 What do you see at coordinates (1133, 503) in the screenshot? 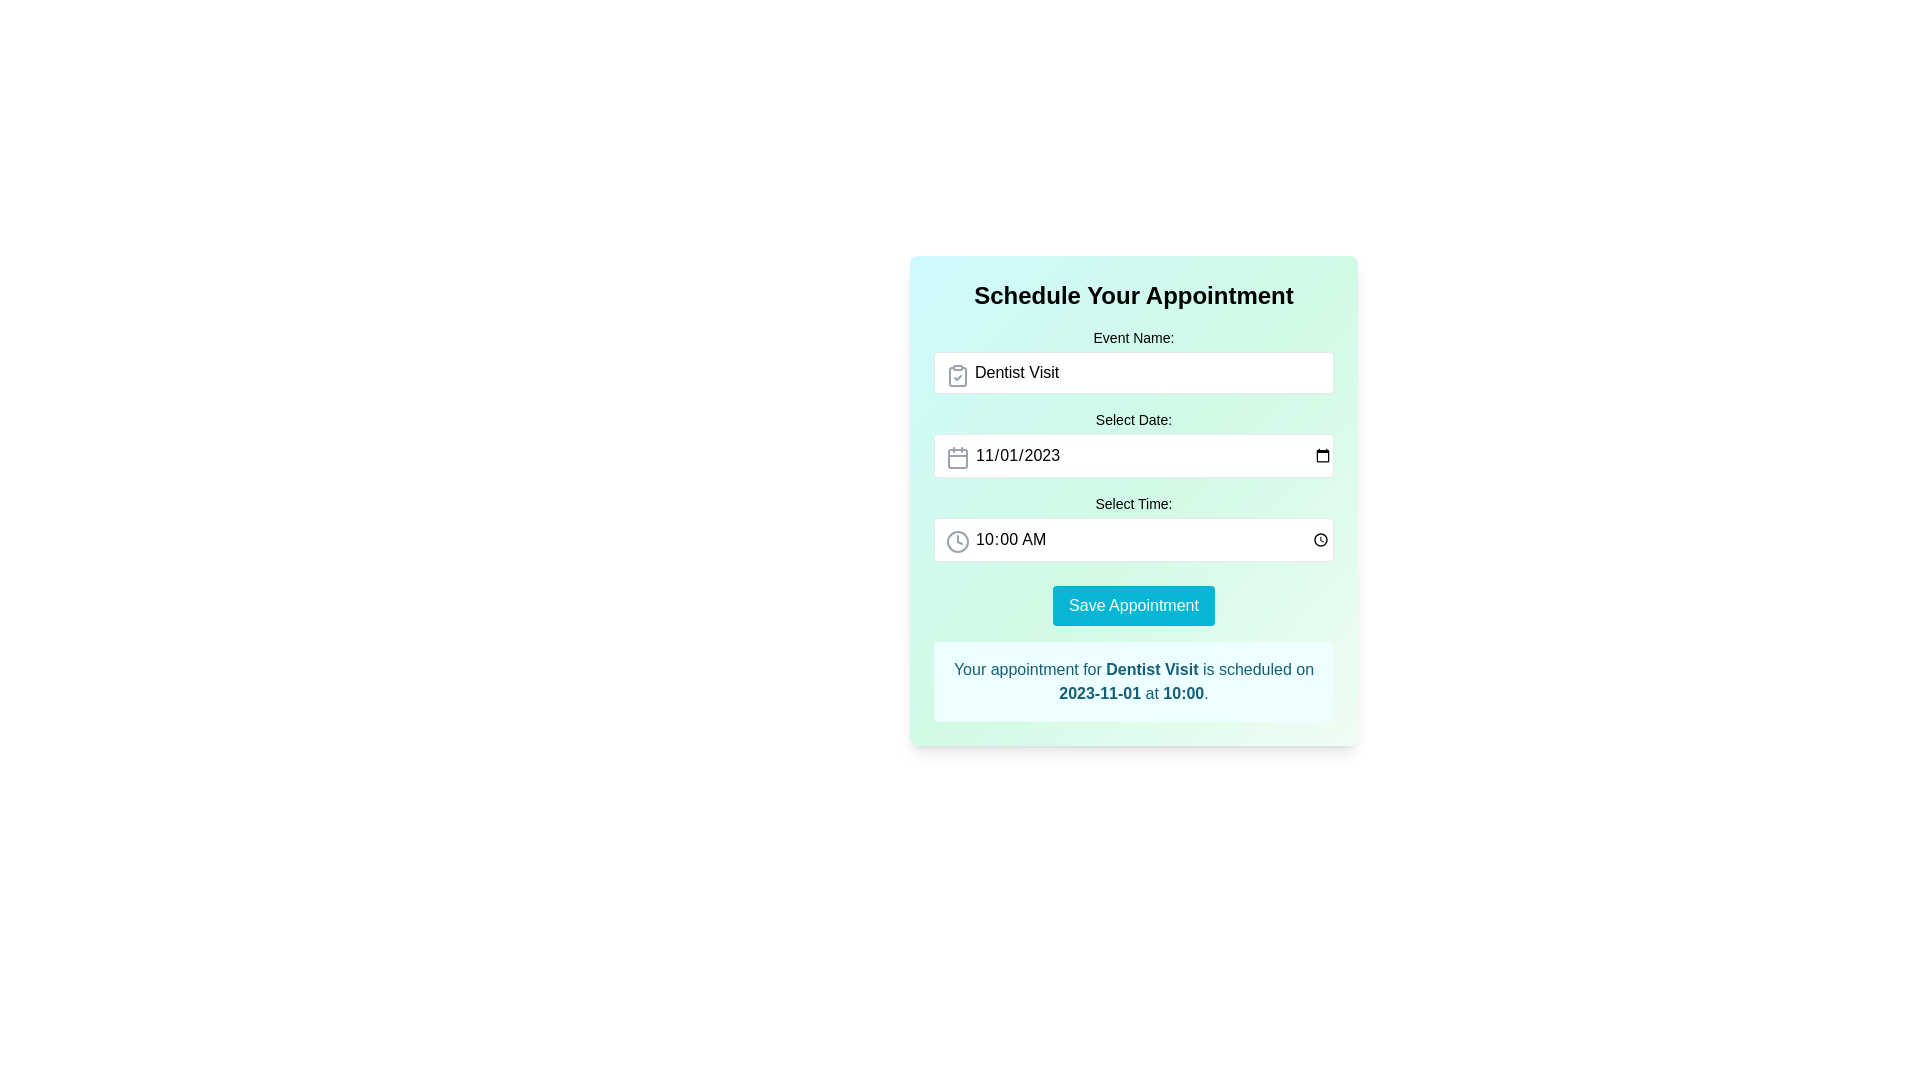
I see `static text label that displays 'Select Time:' located above the time input field` at bounding box center [1133, 503].